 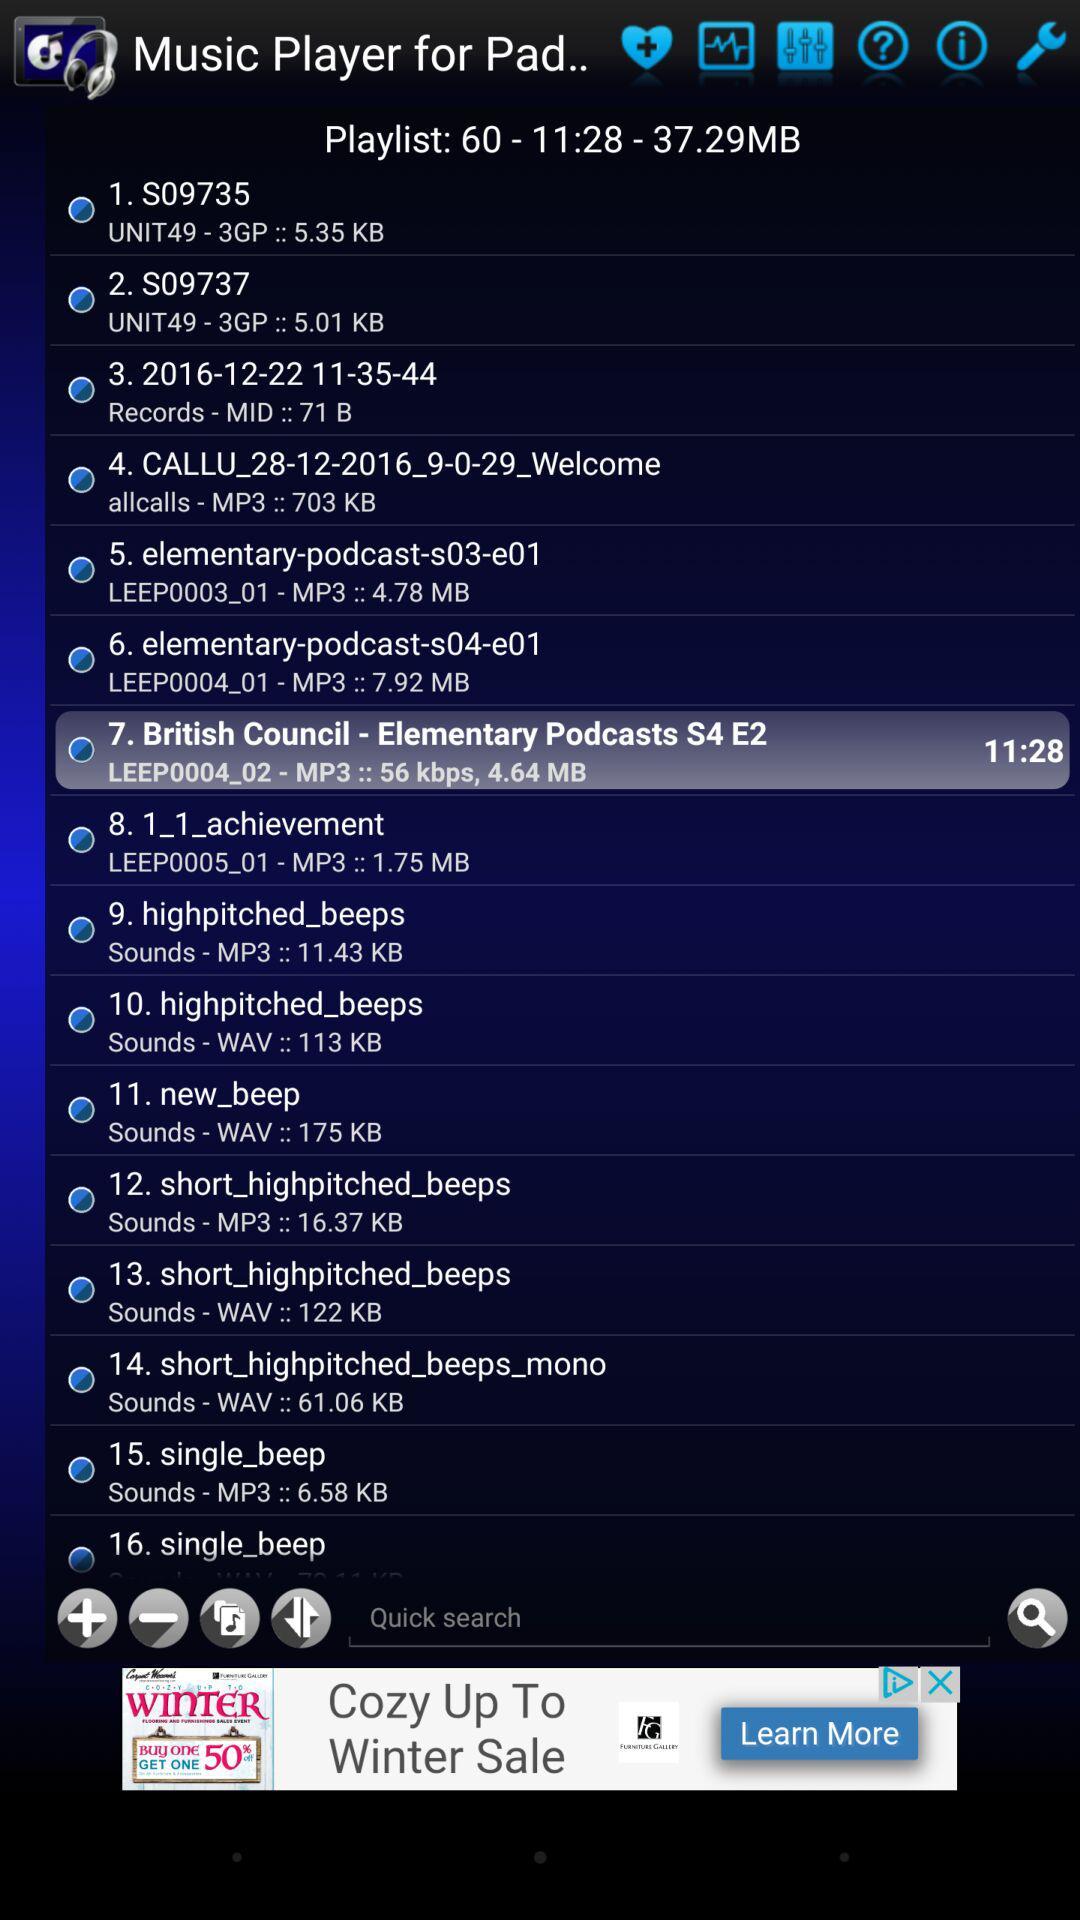 I want to click on remove track, so click(x=157, y=1618).